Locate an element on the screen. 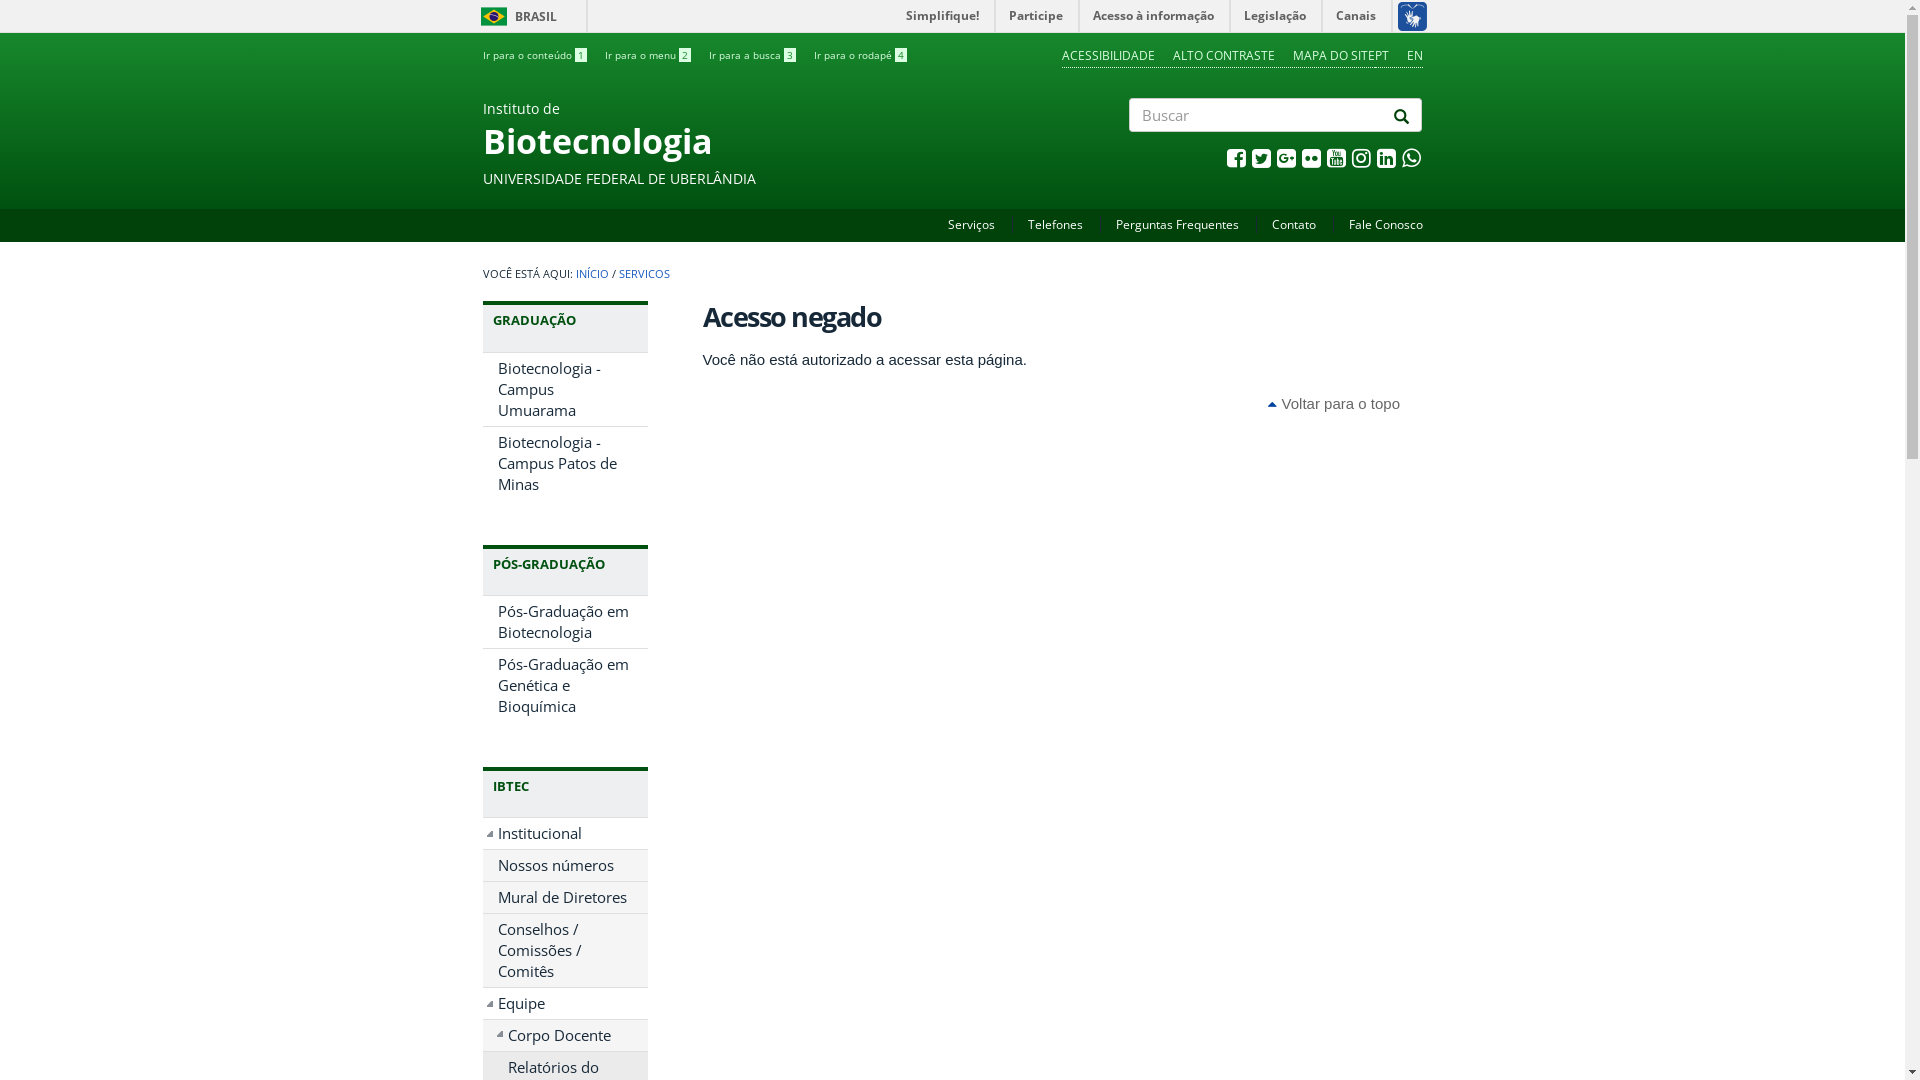 The image size is (1920, 1080). 'Ir para o menu 2' is located at coordinates (647, 53).